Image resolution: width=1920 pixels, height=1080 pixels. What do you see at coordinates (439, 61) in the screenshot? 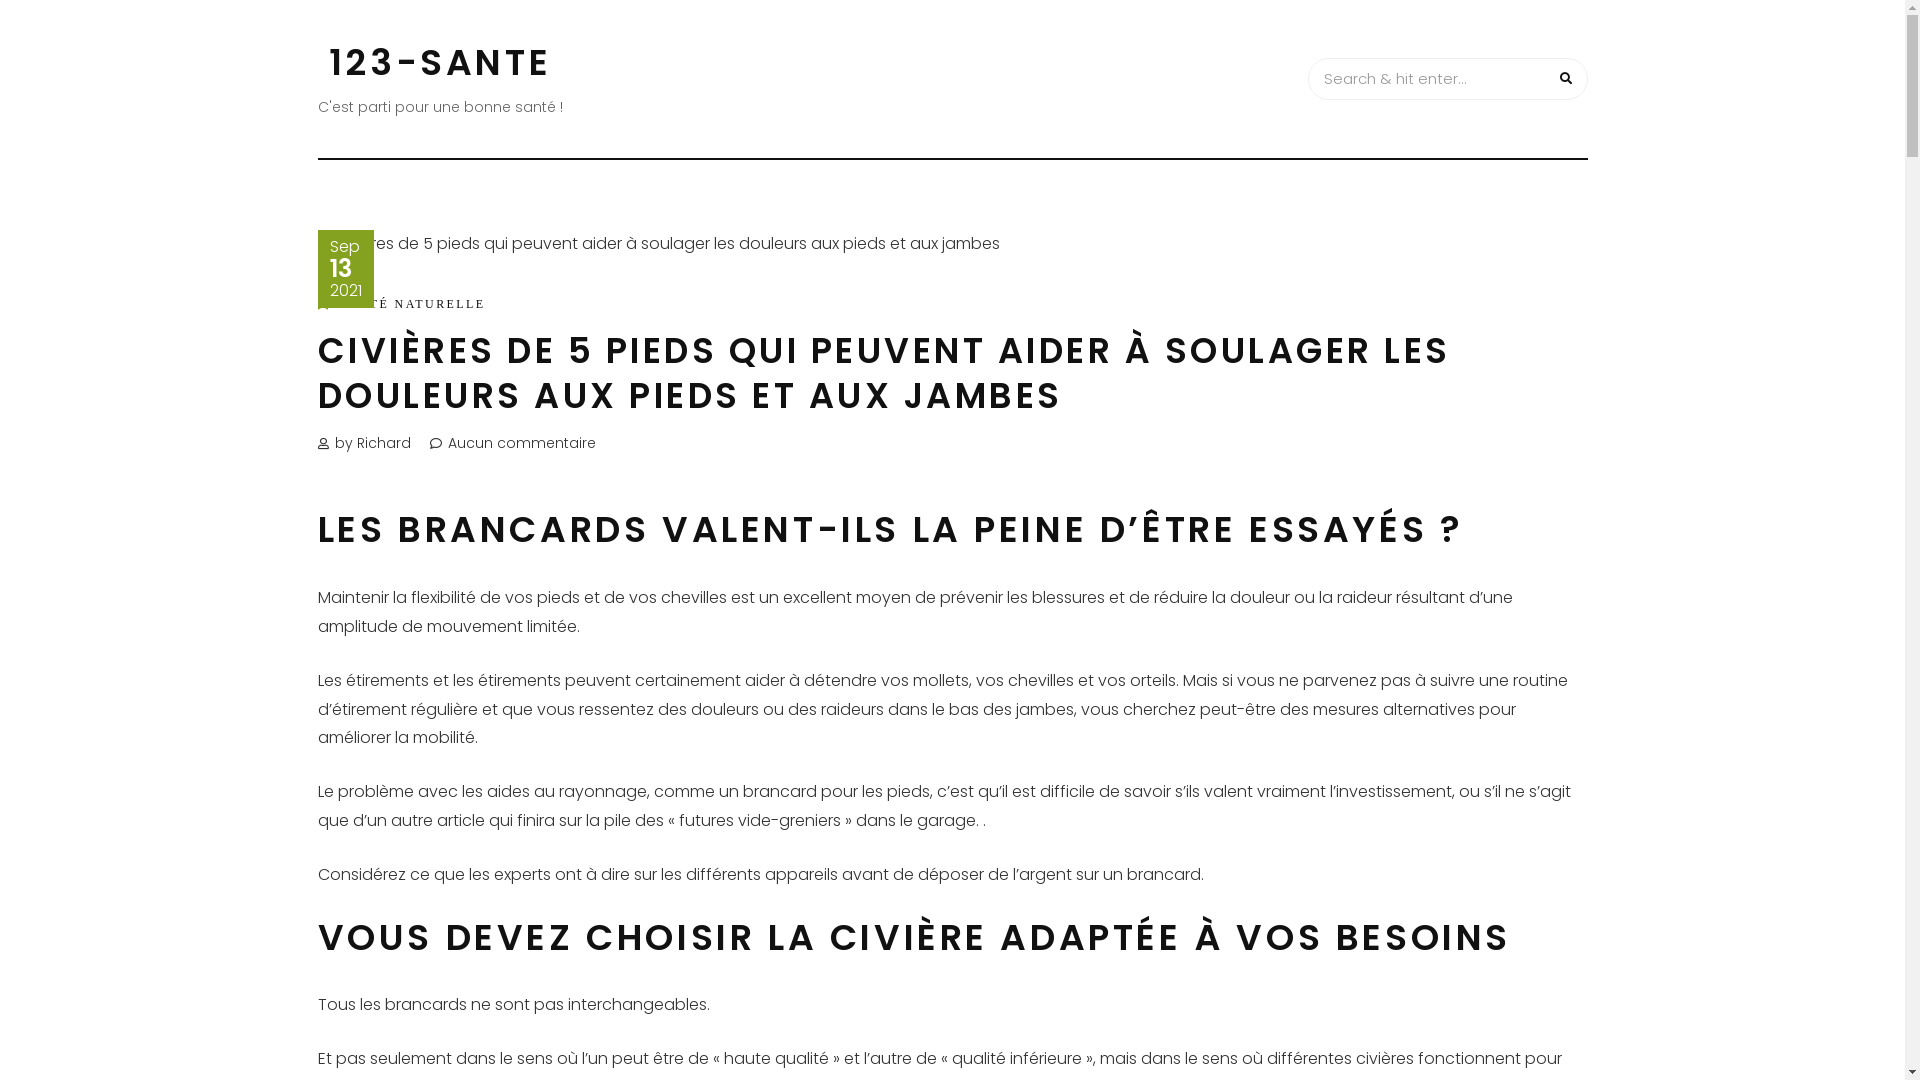
I see `'123-SANTE'` at bounding box center [439, 61].